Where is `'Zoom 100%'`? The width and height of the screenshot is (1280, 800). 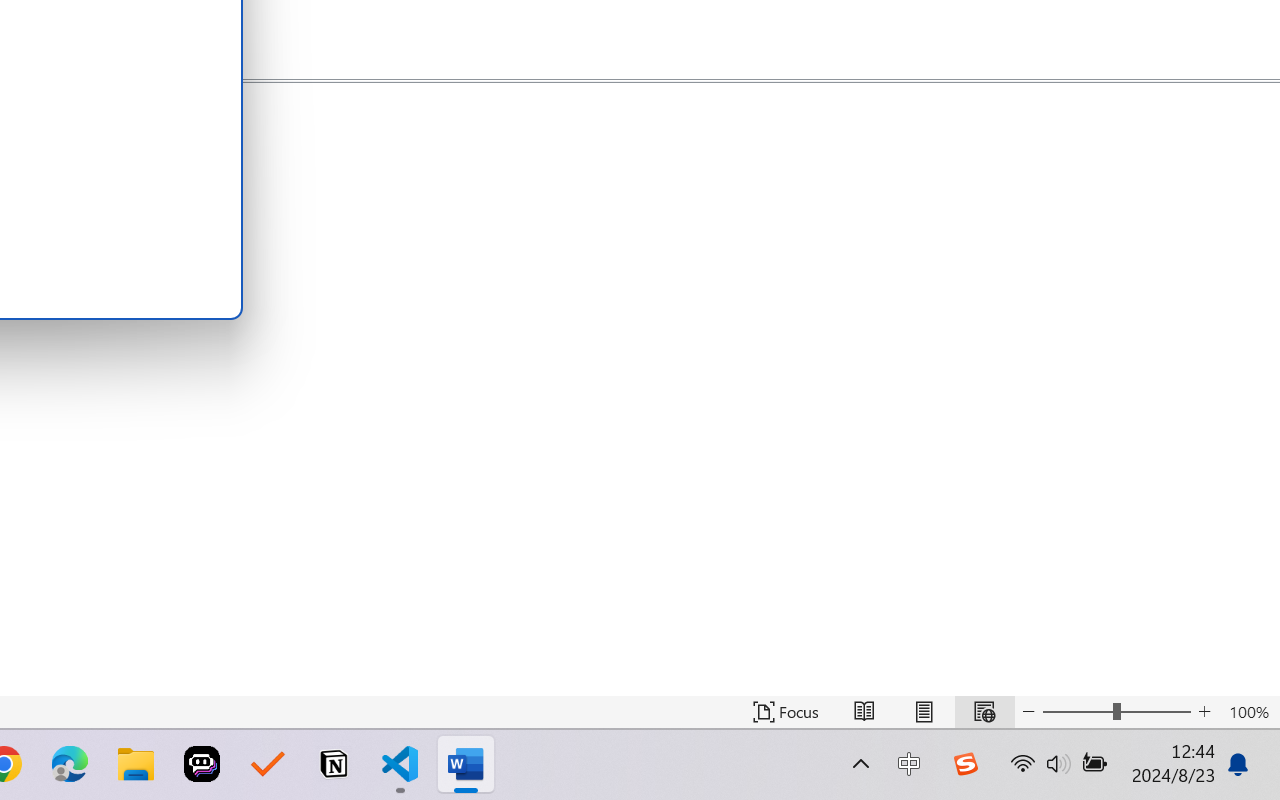
'Zoom 100%' is located at coordinates (1248, 711).